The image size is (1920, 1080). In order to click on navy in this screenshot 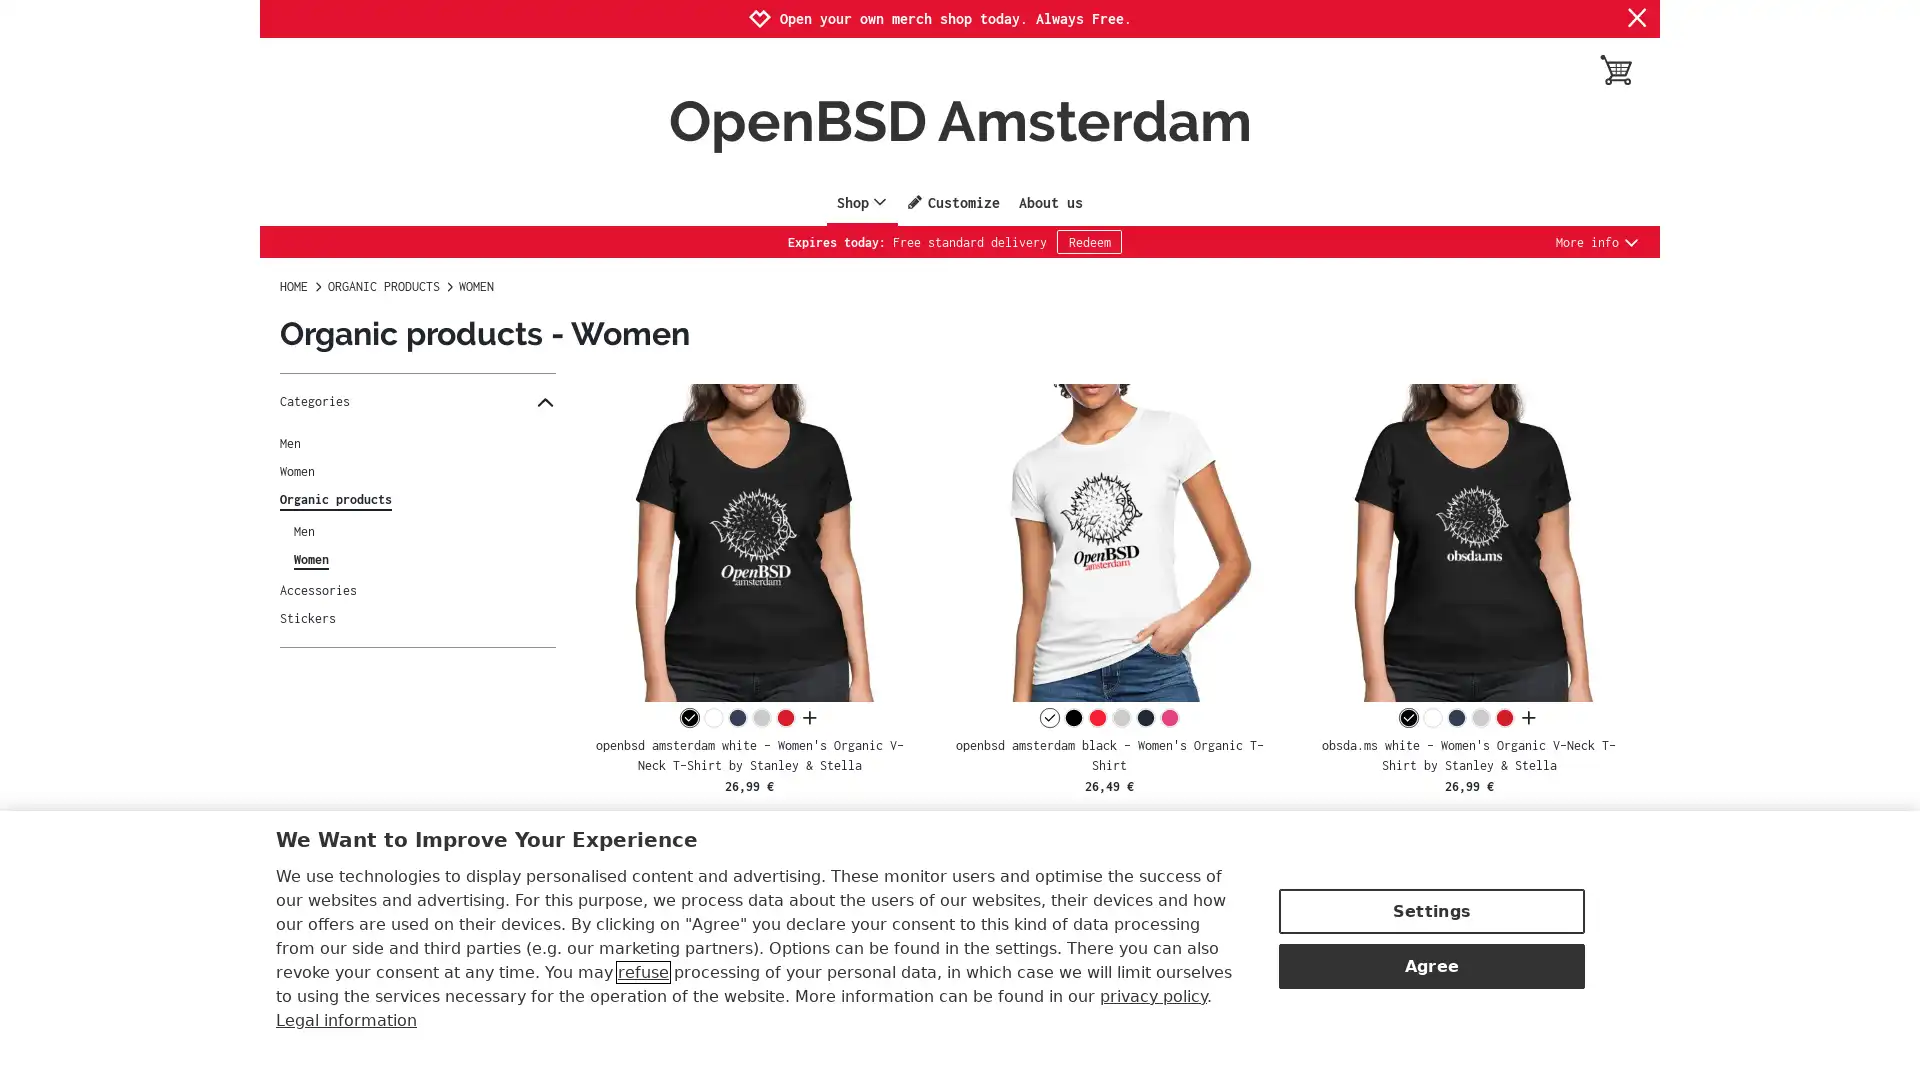, I will do `click(736, 717)`.